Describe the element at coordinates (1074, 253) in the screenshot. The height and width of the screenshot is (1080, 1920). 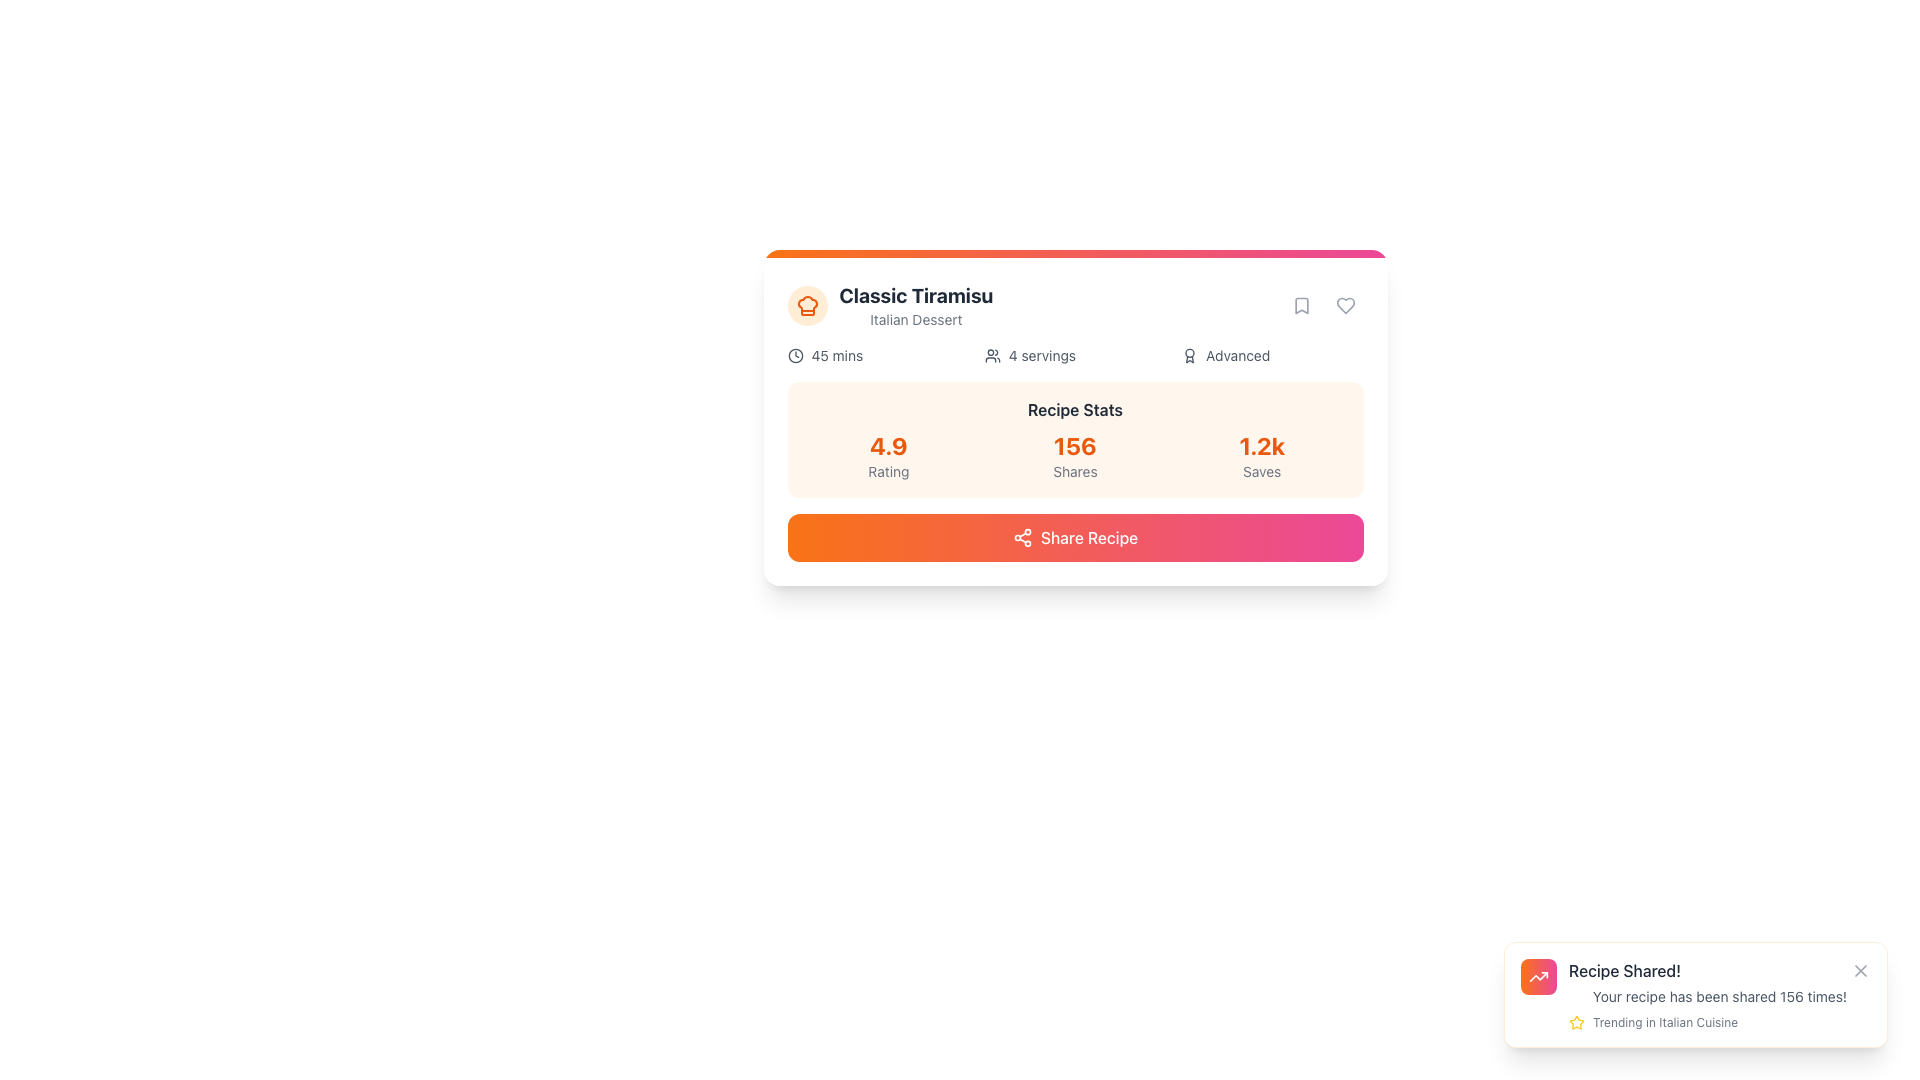
I see `the Decorative gradient bar at the top of the card, which enhances the card's visual appeal` at that location.